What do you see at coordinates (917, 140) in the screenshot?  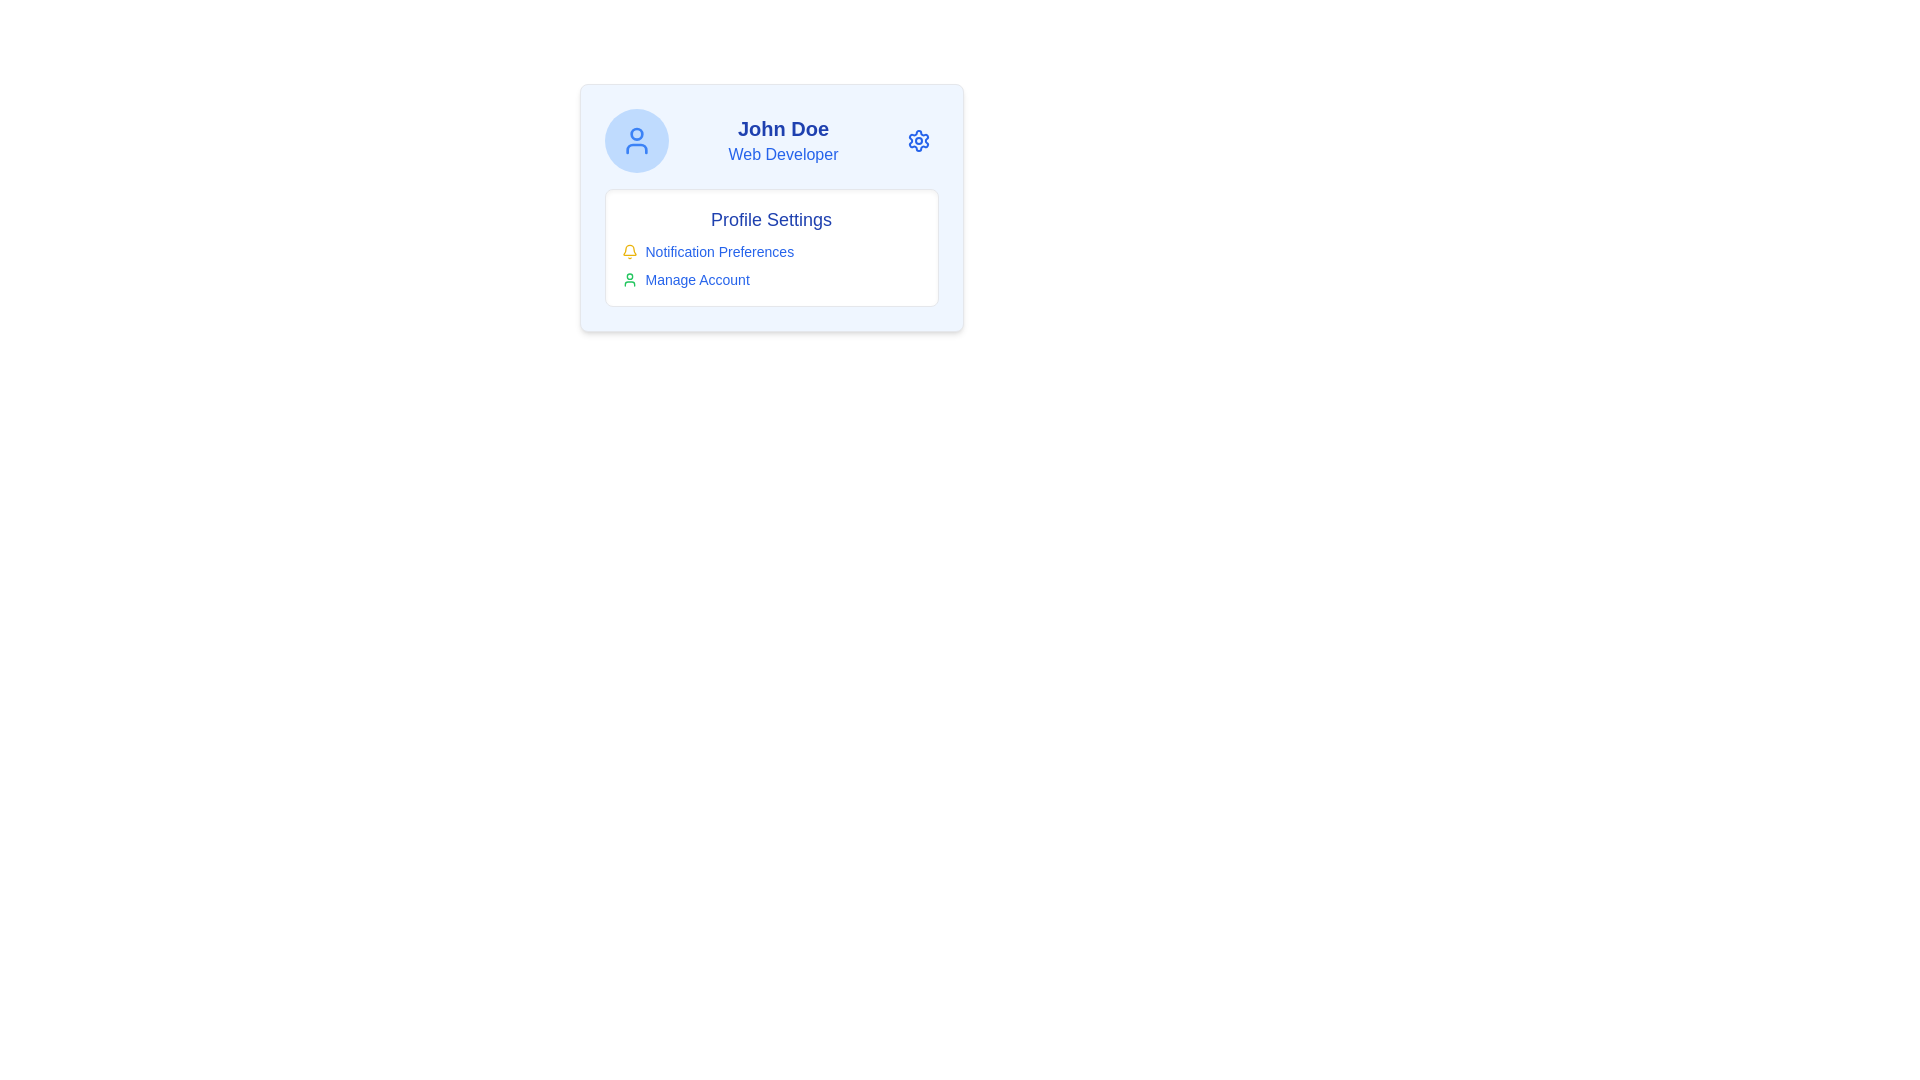 I see `the gear icon located at the top-right corner of the user information card for additional options` at bounding box center [917, 140].